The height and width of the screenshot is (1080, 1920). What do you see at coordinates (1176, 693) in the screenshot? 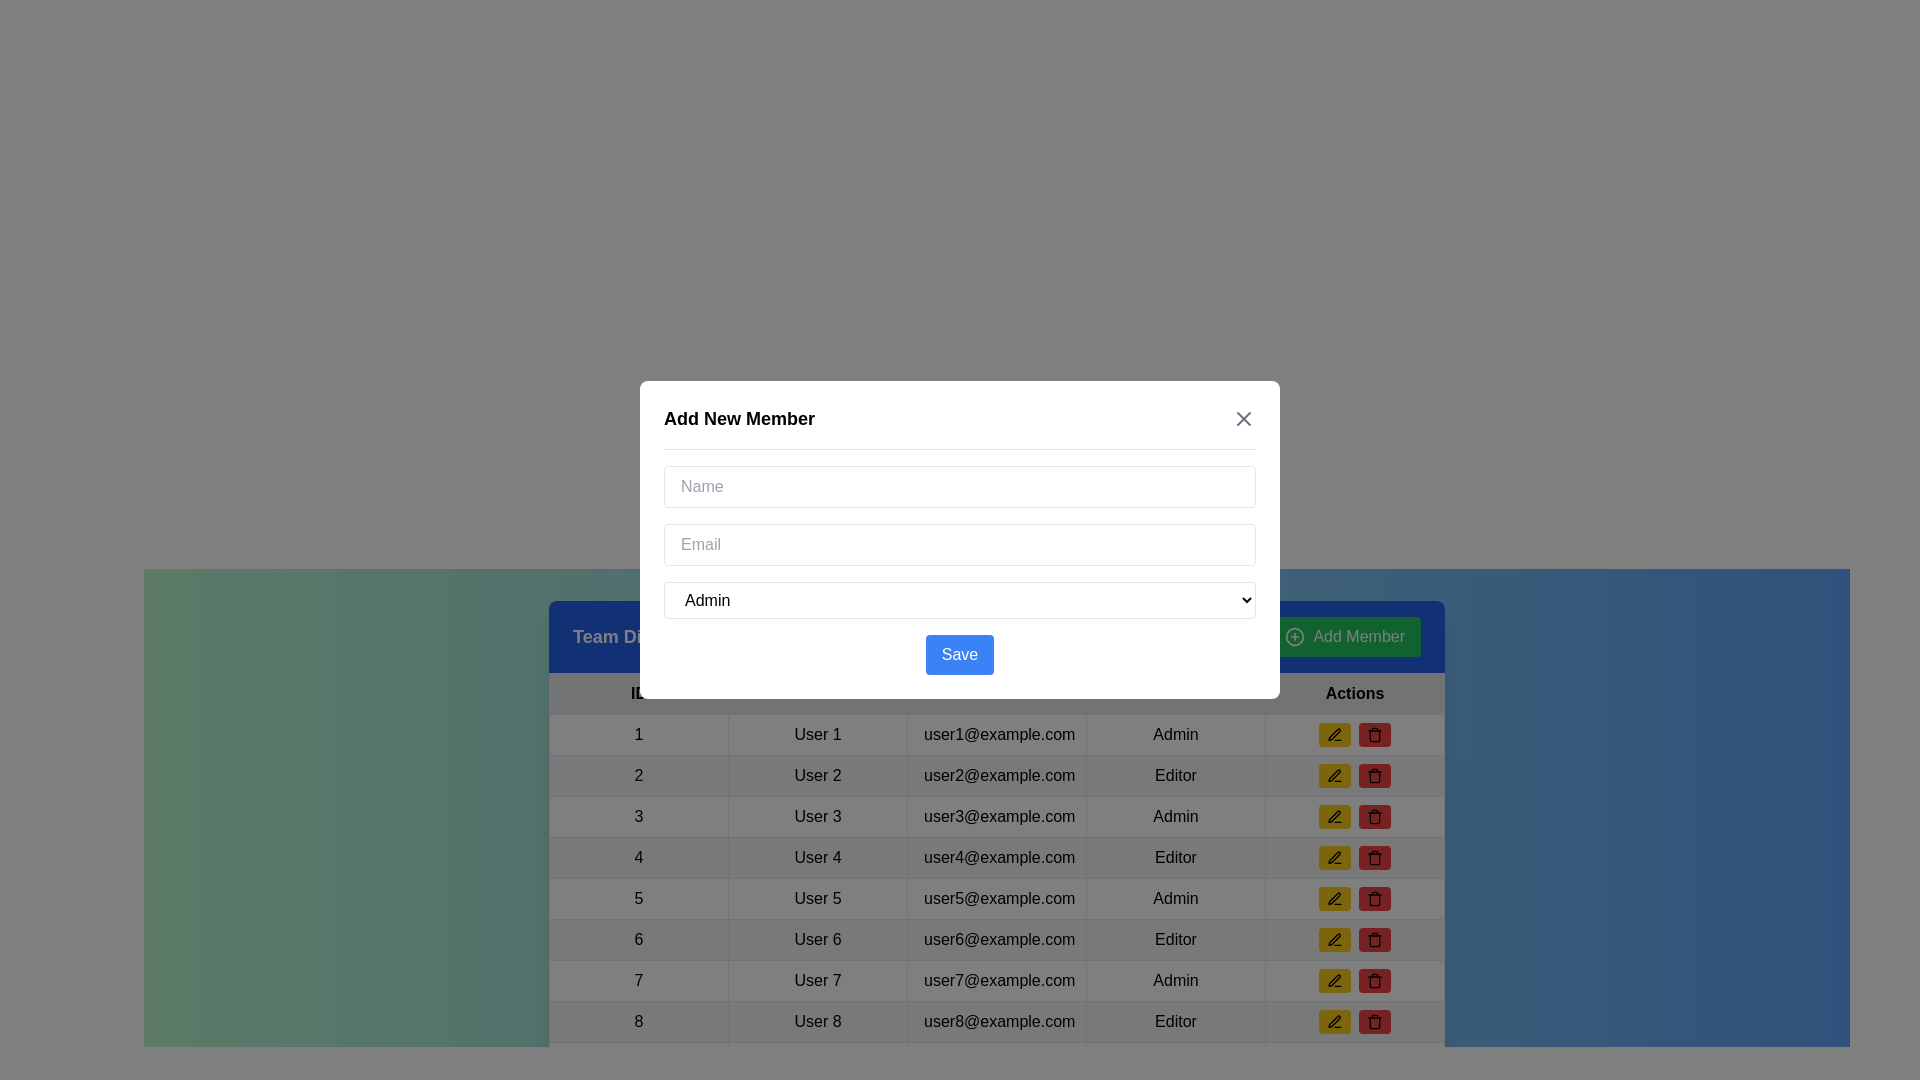
I see `the 'Role' column header in the table, which is the fourth column header positioned to the left of the 'Actions' header` at bounding box center [1176, 693].